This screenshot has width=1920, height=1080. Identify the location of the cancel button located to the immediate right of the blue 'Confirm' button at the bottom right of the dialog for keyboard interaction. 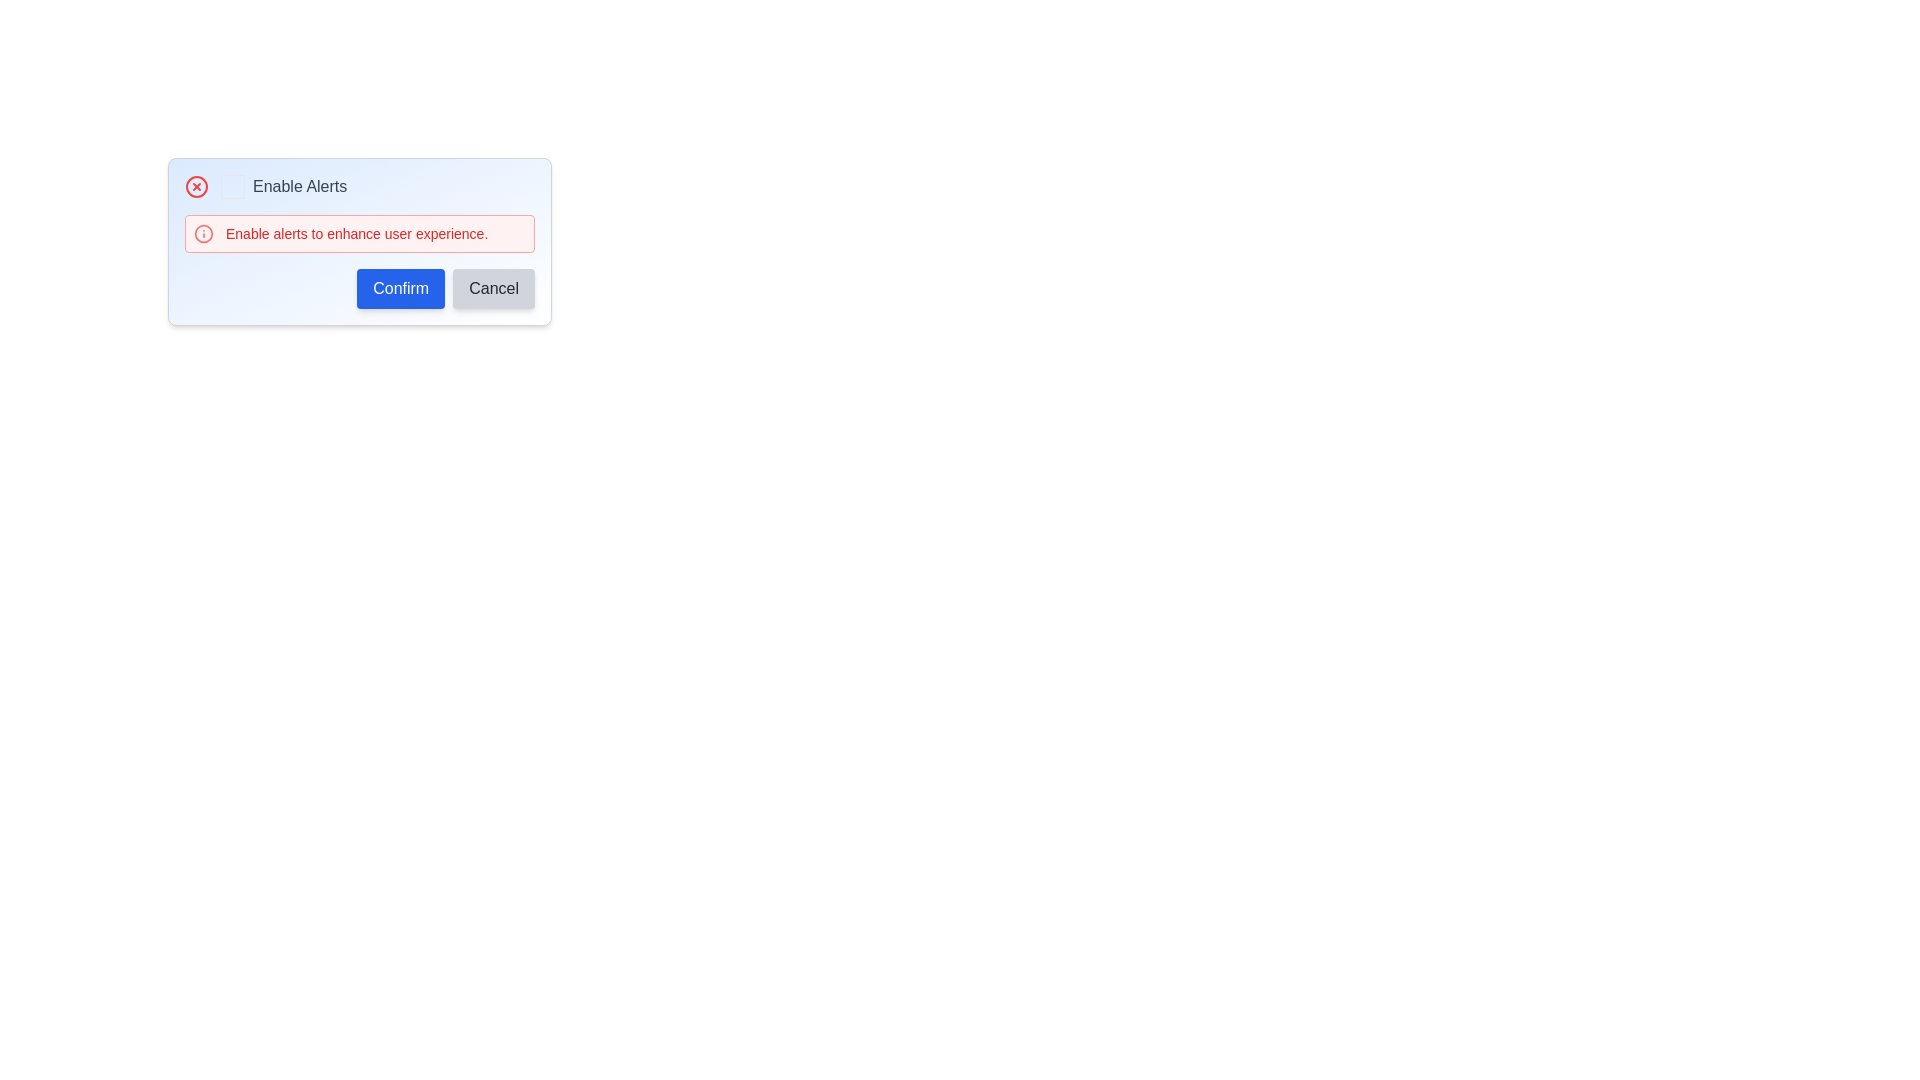
(494, 289).